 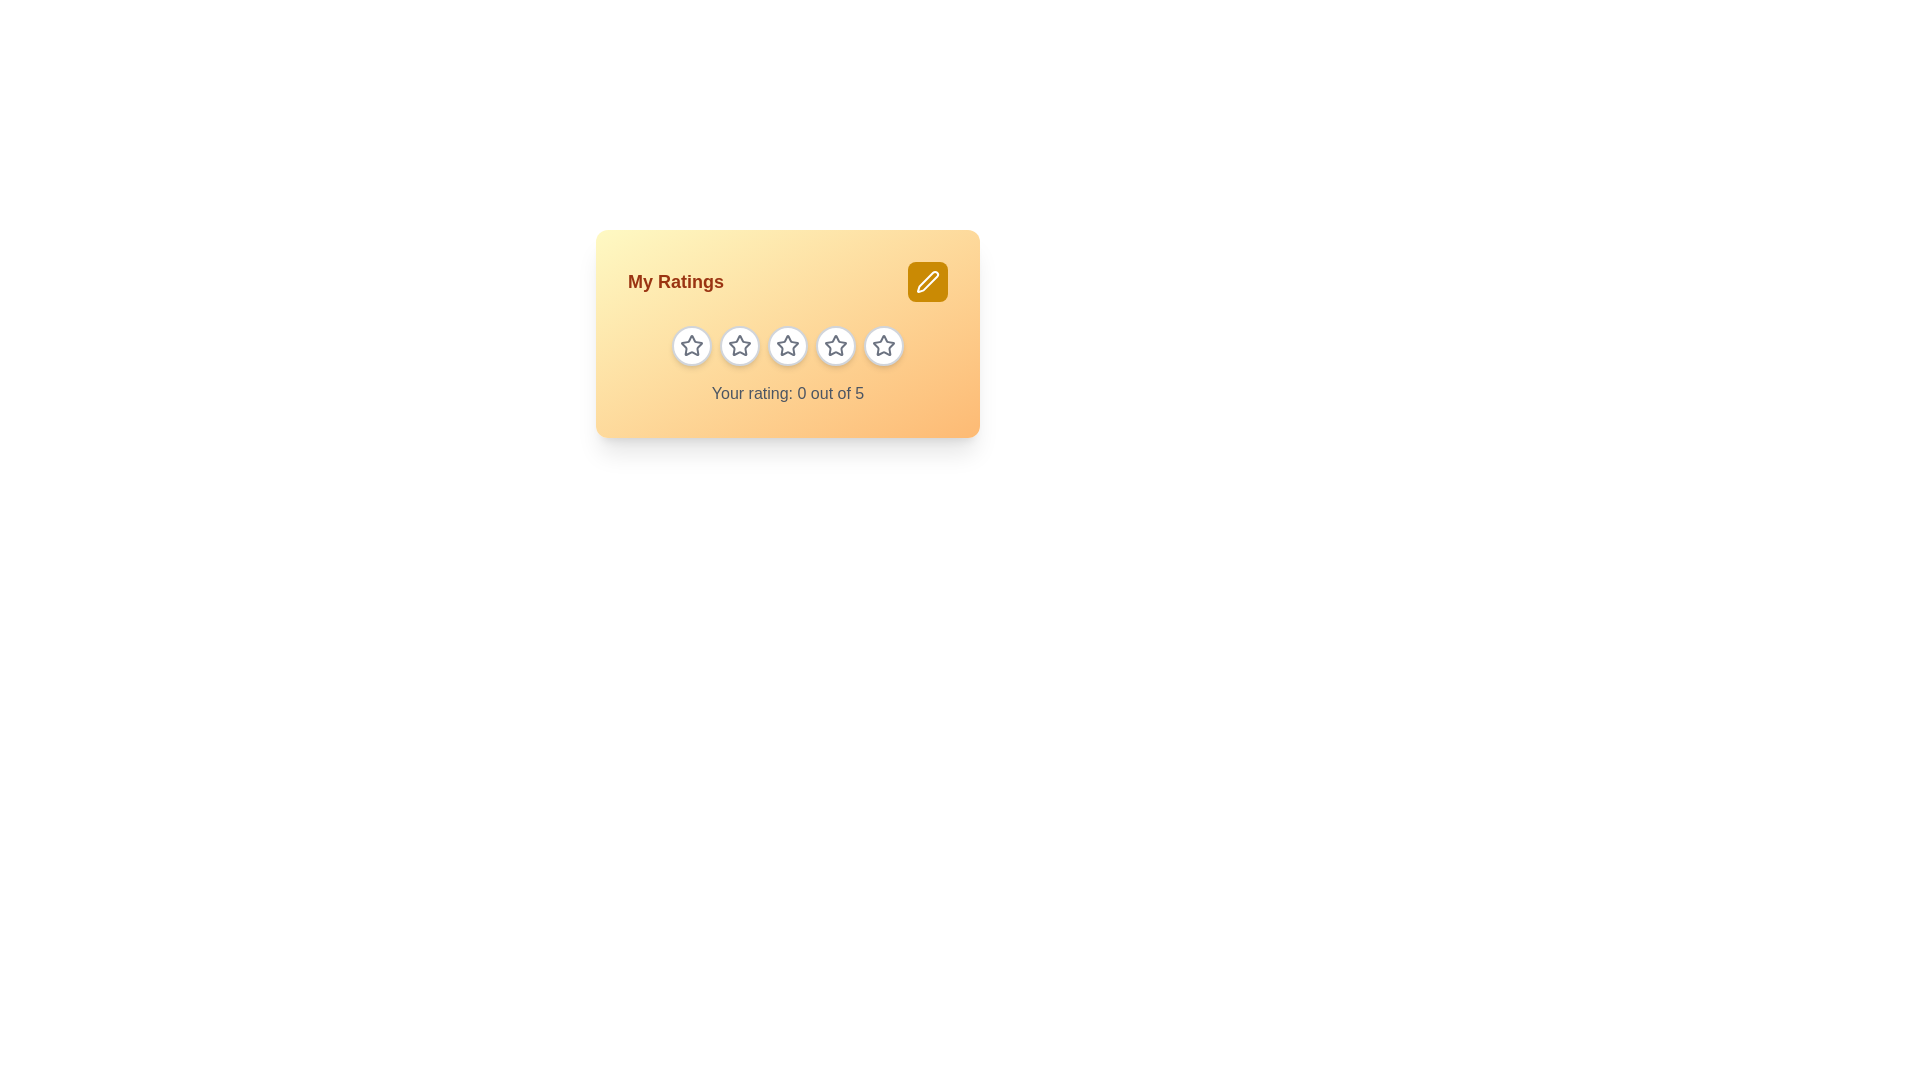 What do you see at coordinates (926, 281) in the screenshot?
I see `the pencil-like pen icon button, which is located in the top-right corner of the rating interface card adjacent to 'My Ratings'` at bounding box center [926, 281].